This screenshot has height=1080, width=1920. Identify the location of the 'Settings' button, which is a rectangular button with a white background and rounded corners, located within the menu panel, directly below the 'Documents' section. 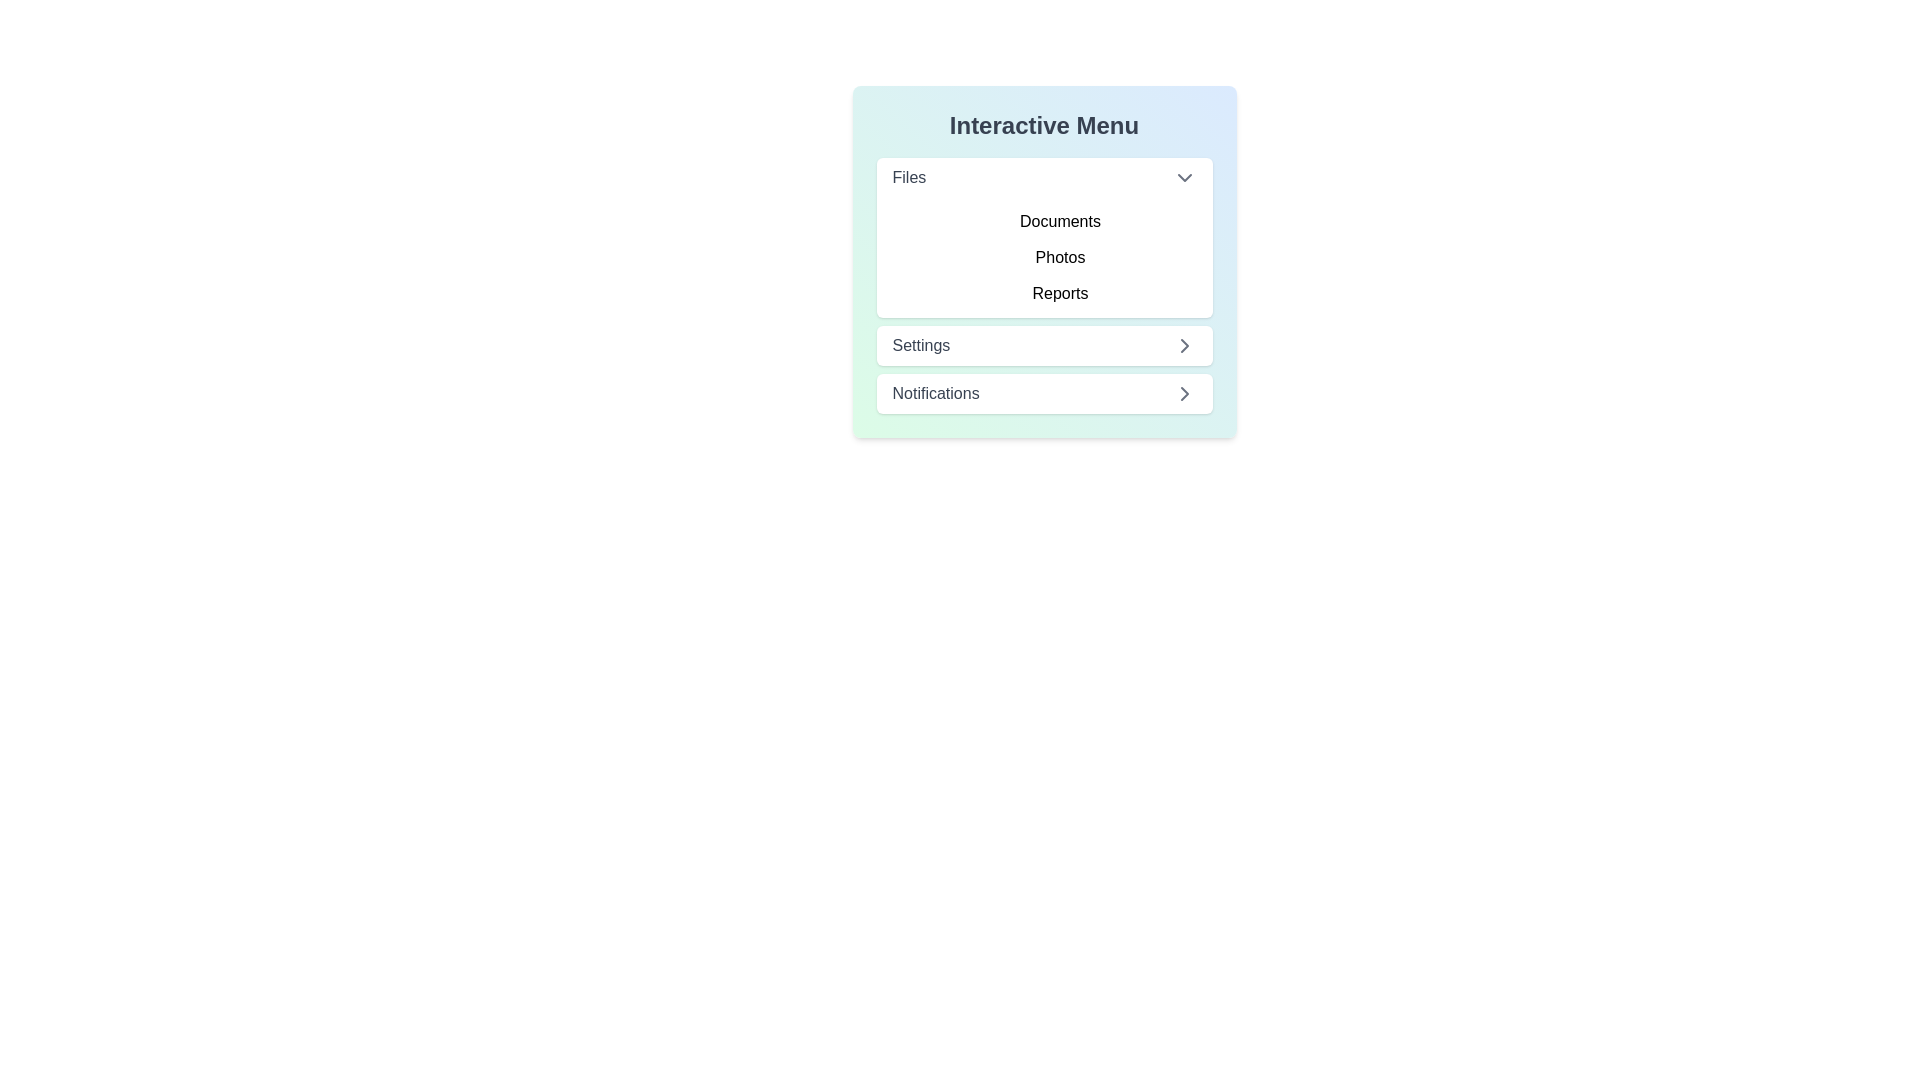
(1043, 345).